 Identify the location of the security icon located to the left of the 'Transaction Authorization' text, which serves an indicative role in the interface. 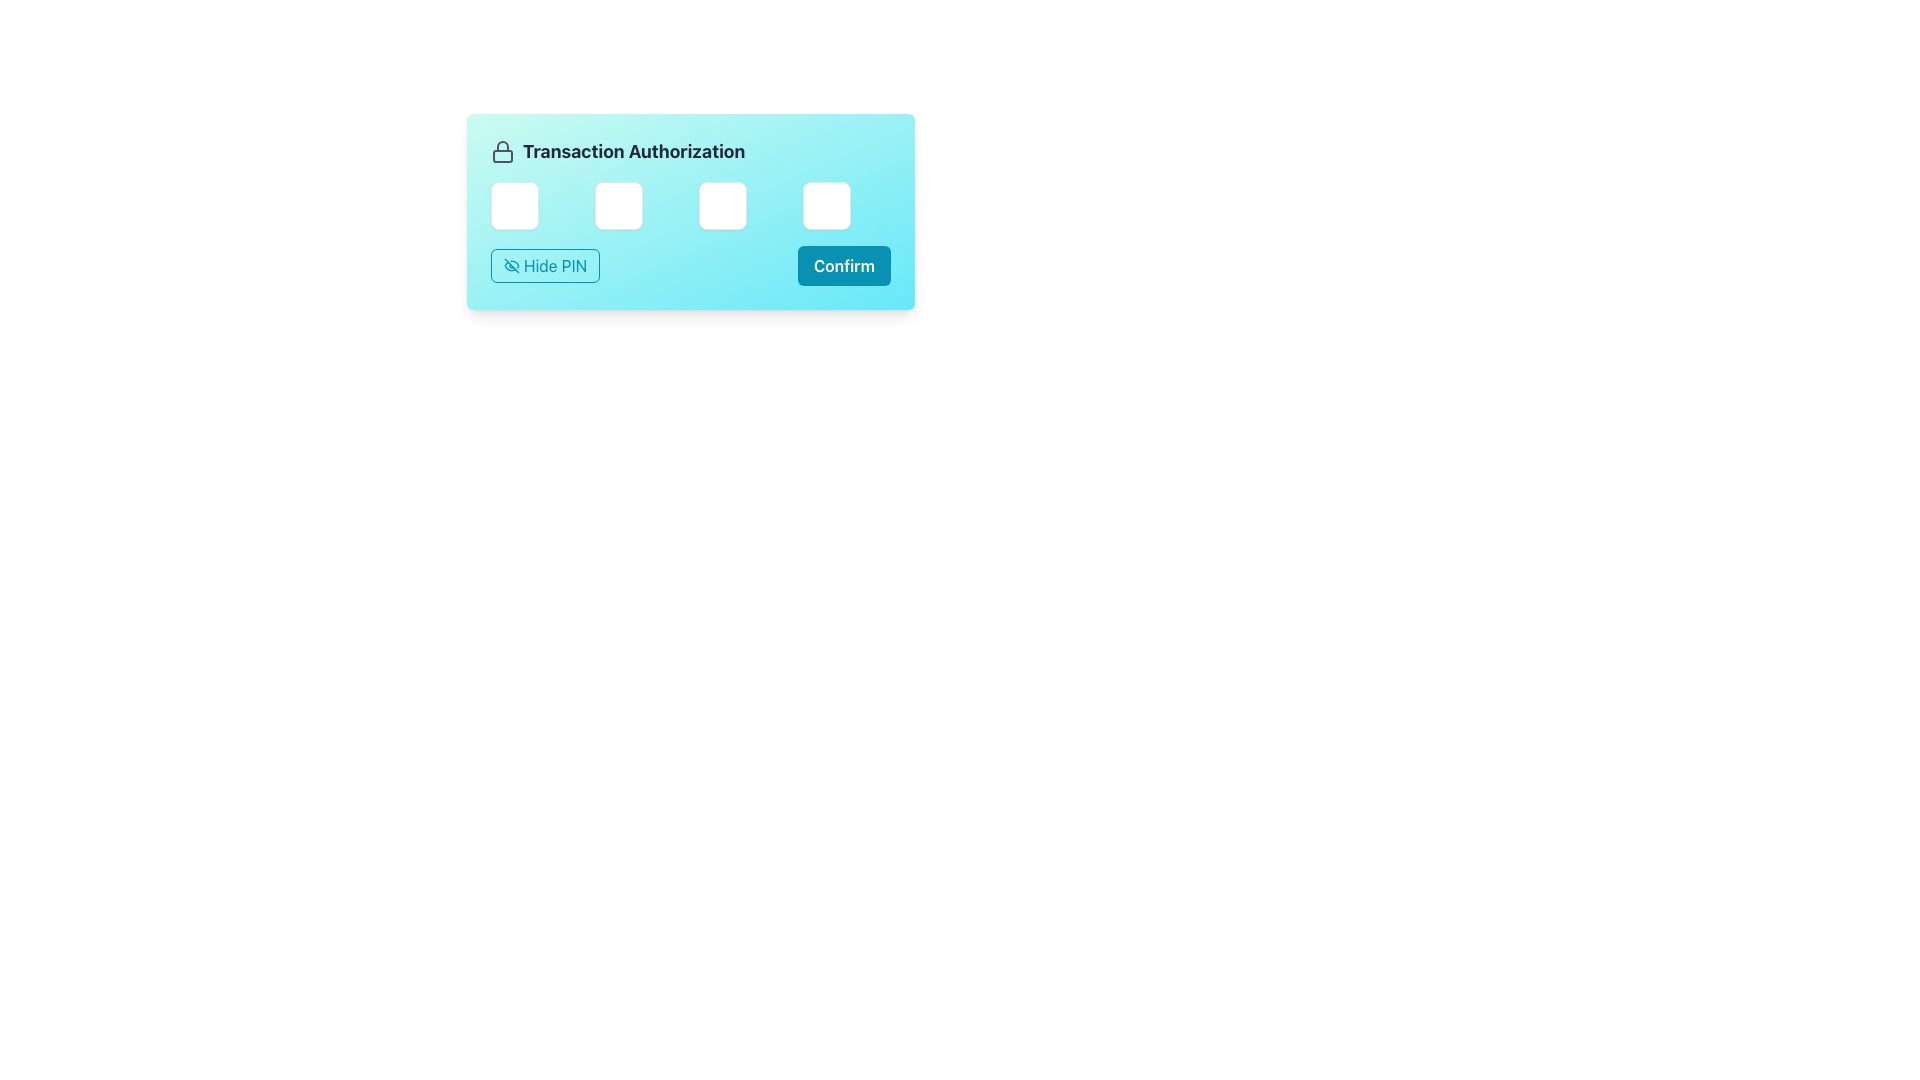
(503, 150).